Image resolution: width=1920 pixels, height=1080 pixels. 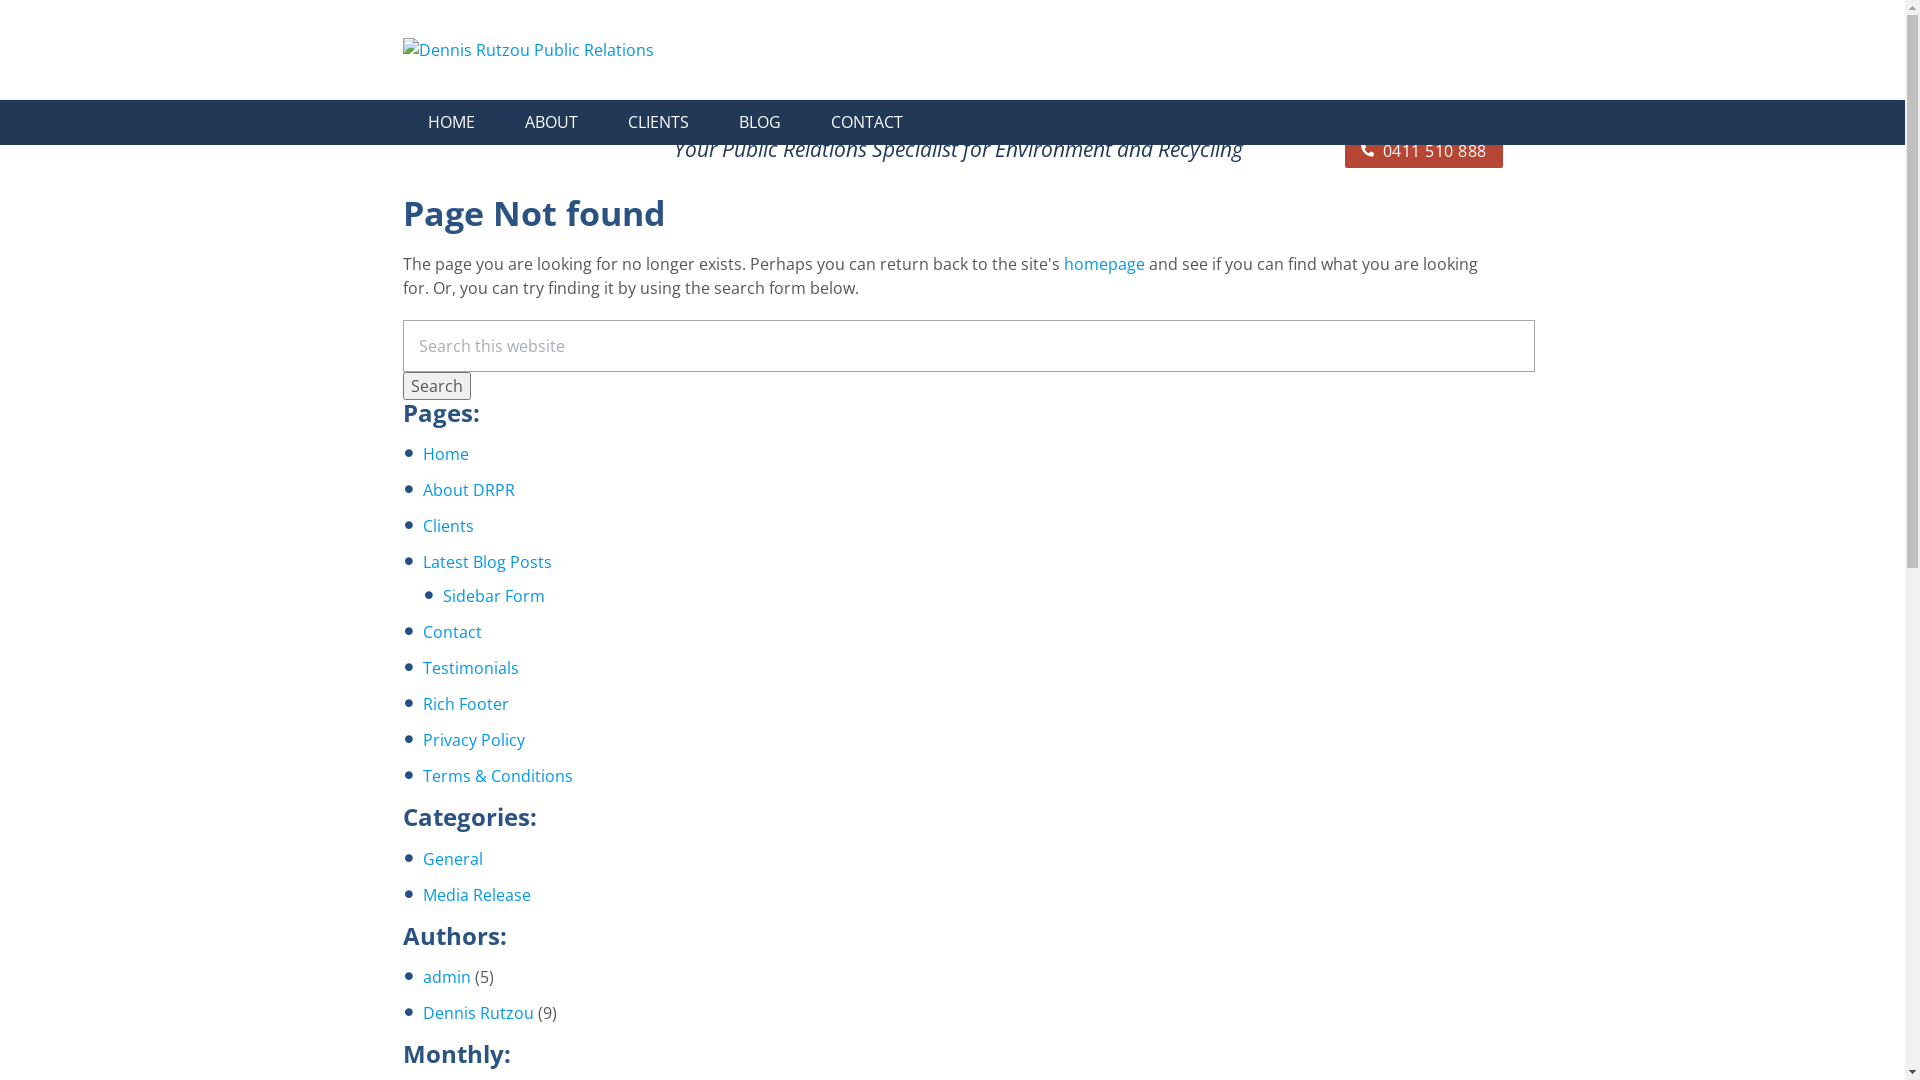 I want to click on 'admin', so click(x=445, y=975).